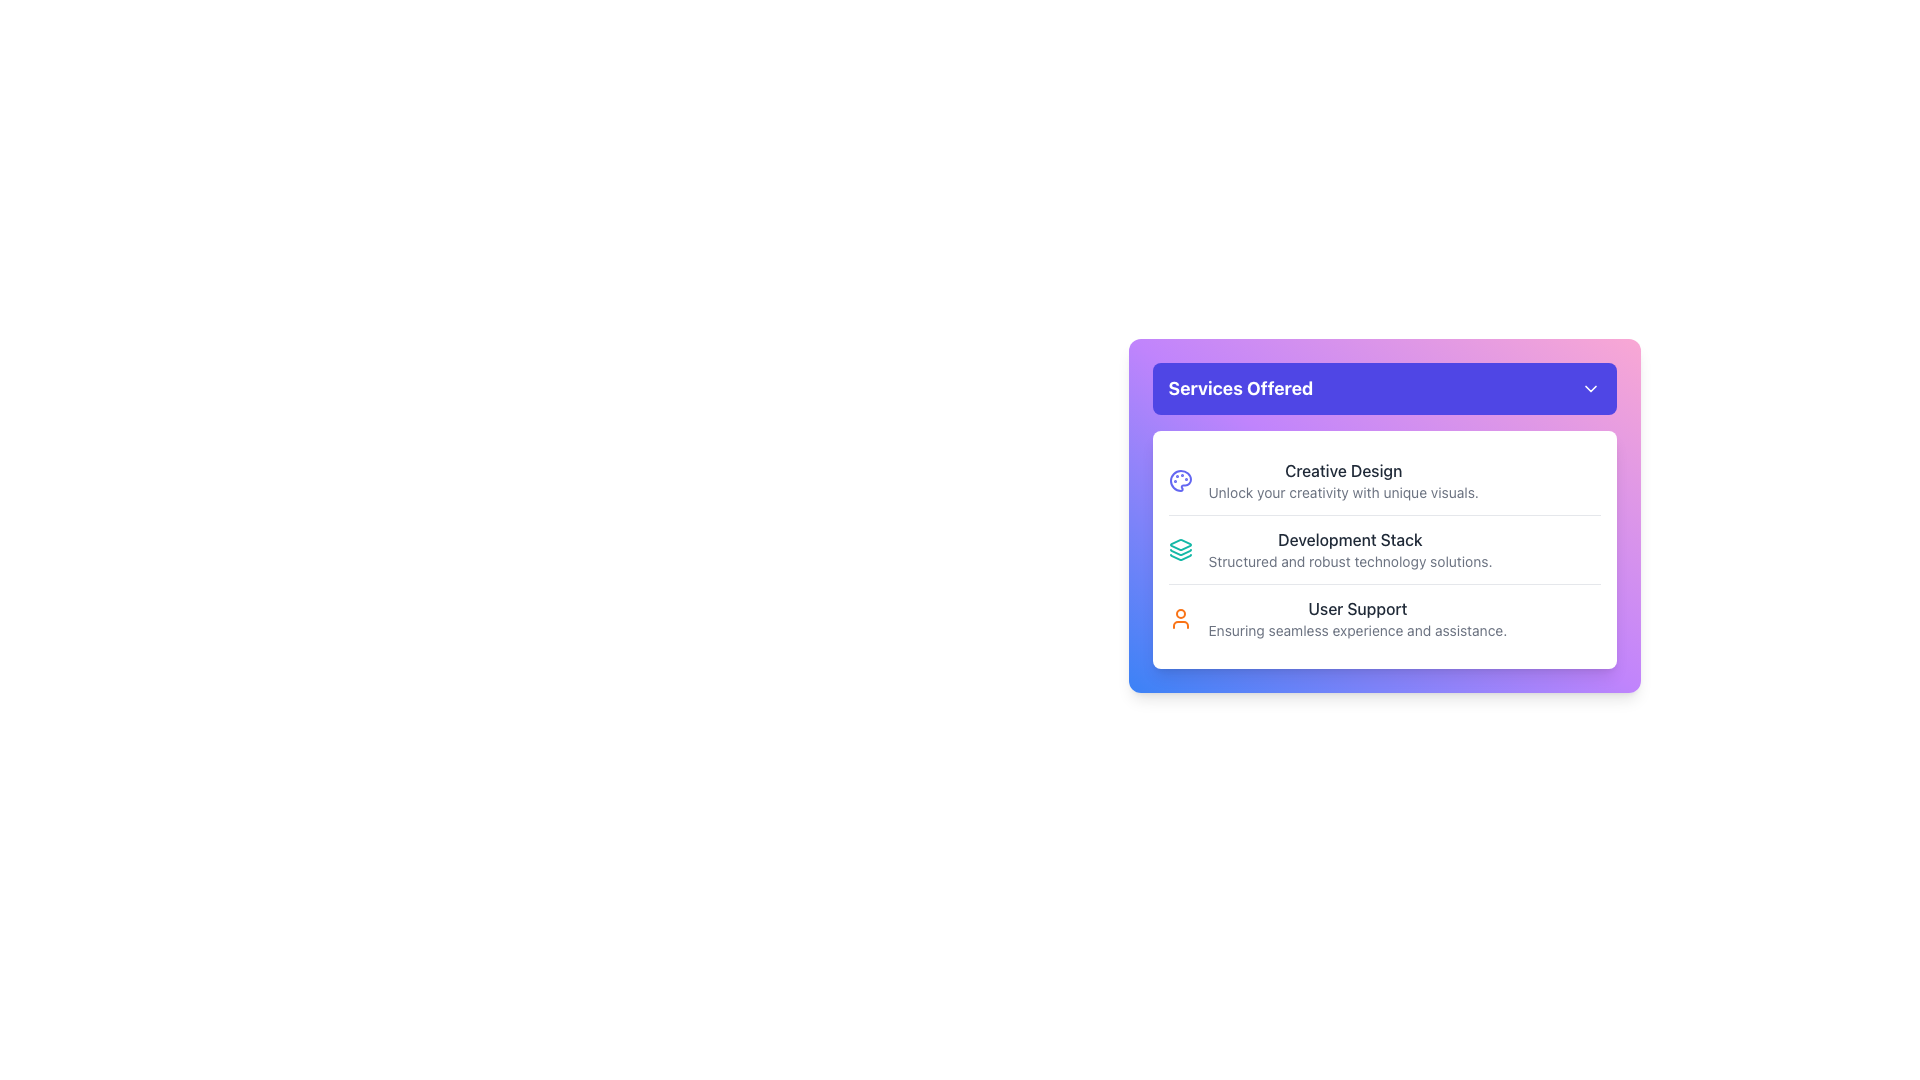 This screenshot has width=1920, height=1080. What do you see at coordinates (1343, 470) in the screenshot?
I see `text label that serves as a category title within the first subsection of the 'Services Offered' card, aligned with the subtitle 'Unlock your creativity with unique visuals.'` at bounding box center [1343, 470].